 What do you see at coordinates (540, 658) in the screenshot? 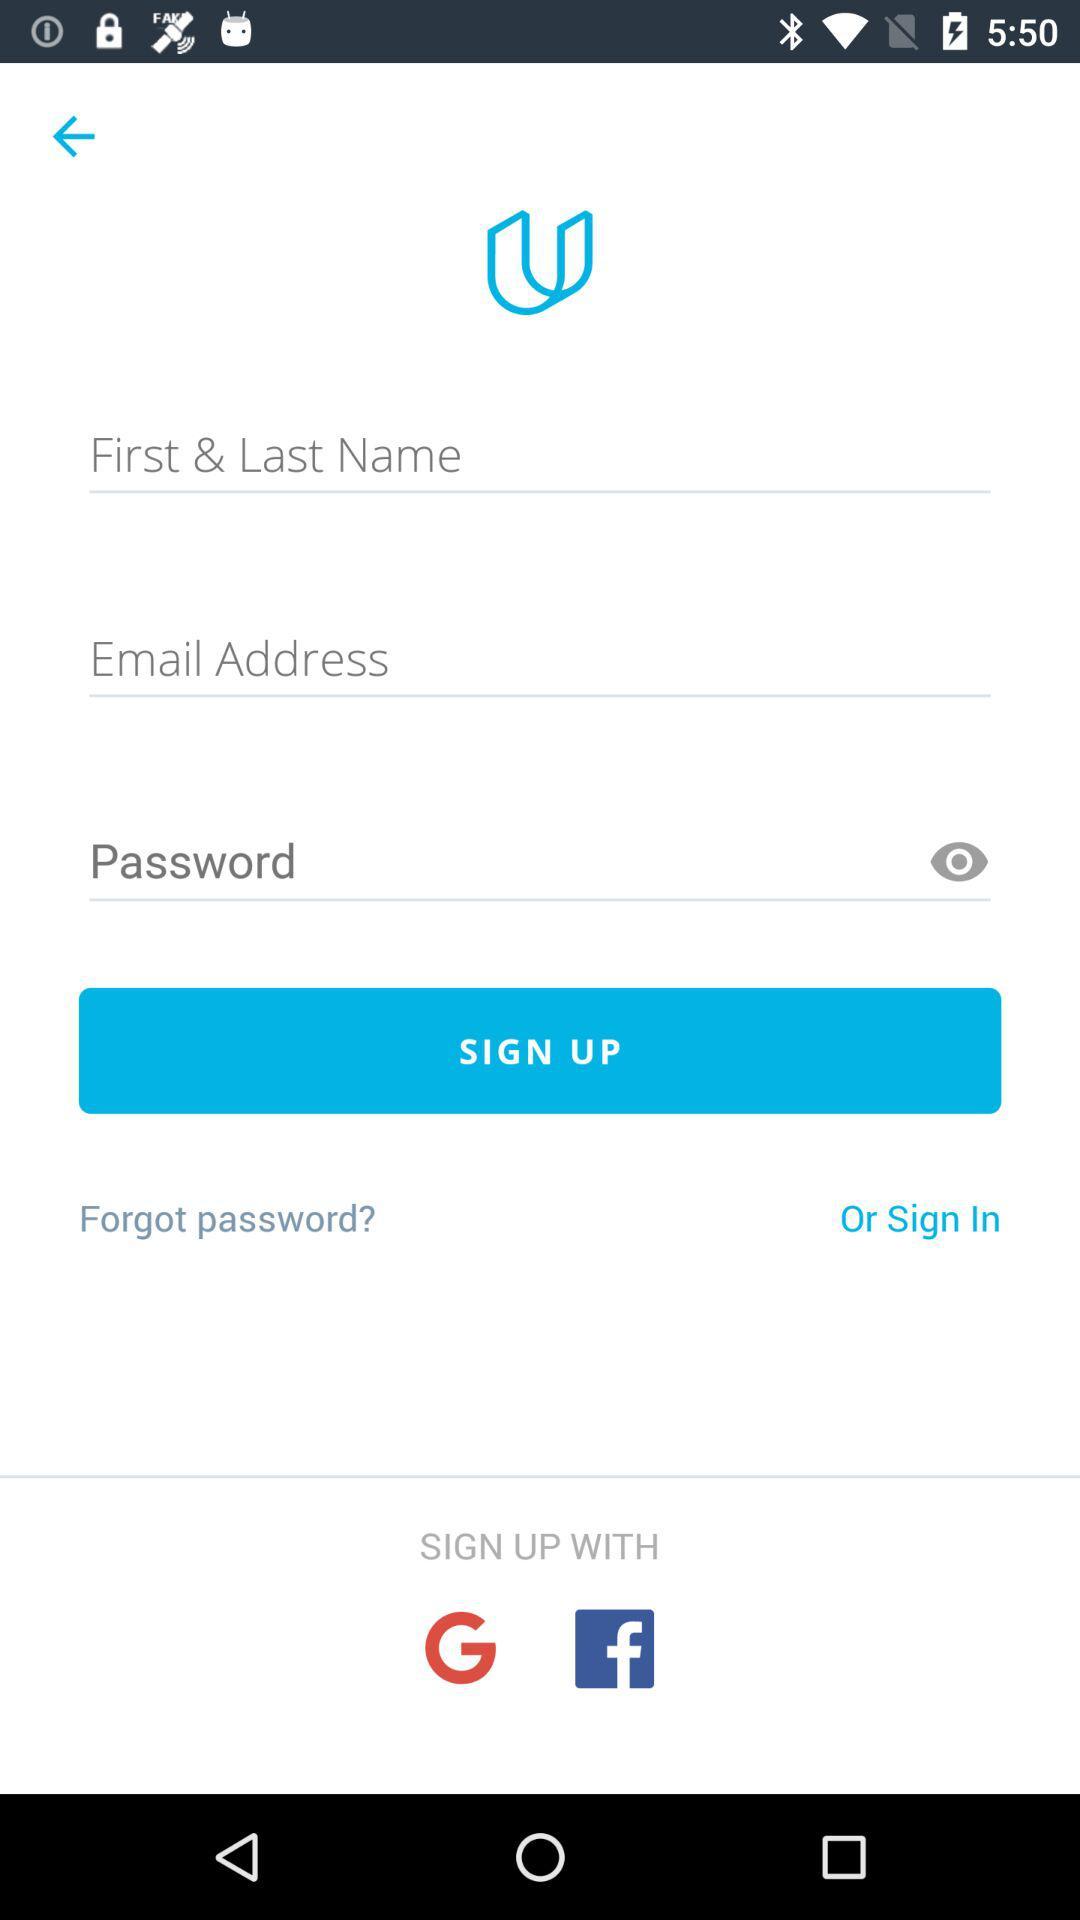
I see `email address` at bounding box center [540, 658].